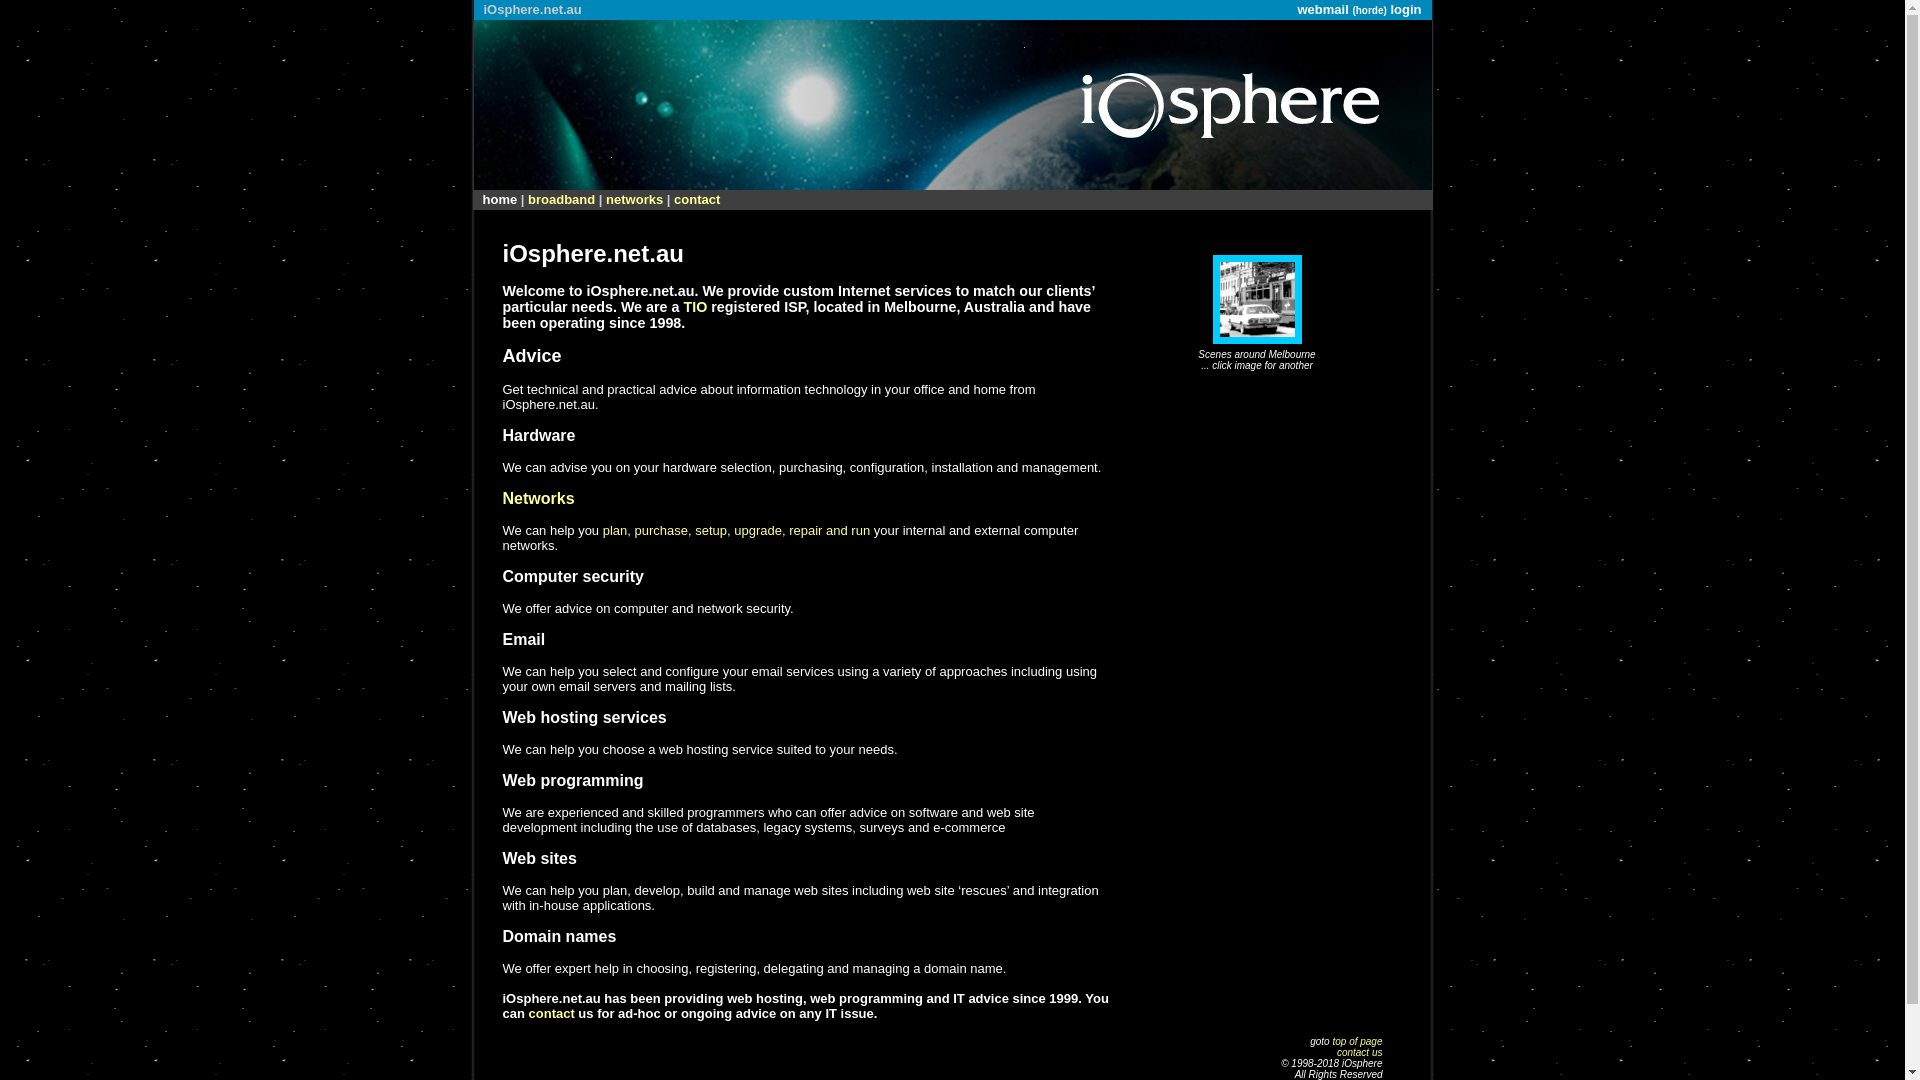 Image resolution: width=1920 pixels, height=1080 pixels. Describe the element at coordinates (1357, 1040) in the screenshot. I see `'top of page'` at that location.